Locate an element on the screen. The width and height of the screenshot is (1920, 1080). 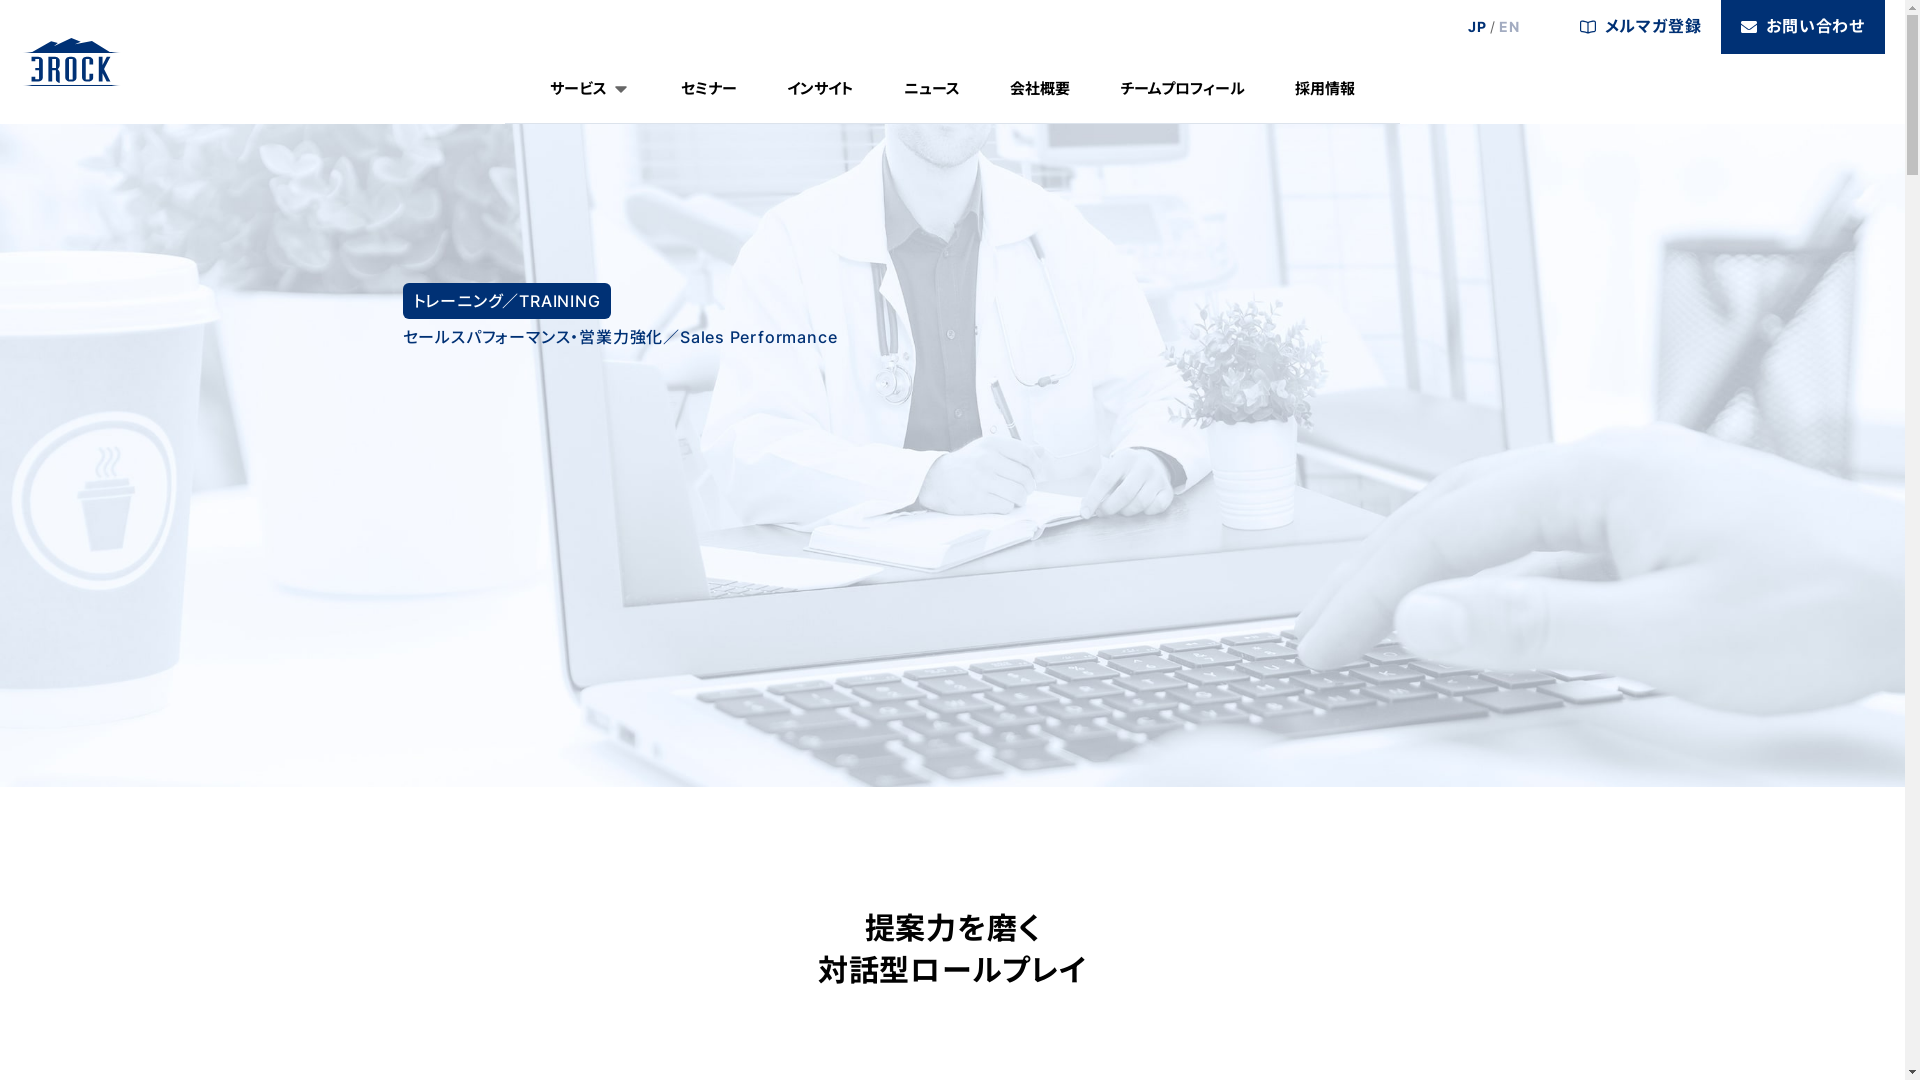
'EN' is located at coordinates (1509, 27).